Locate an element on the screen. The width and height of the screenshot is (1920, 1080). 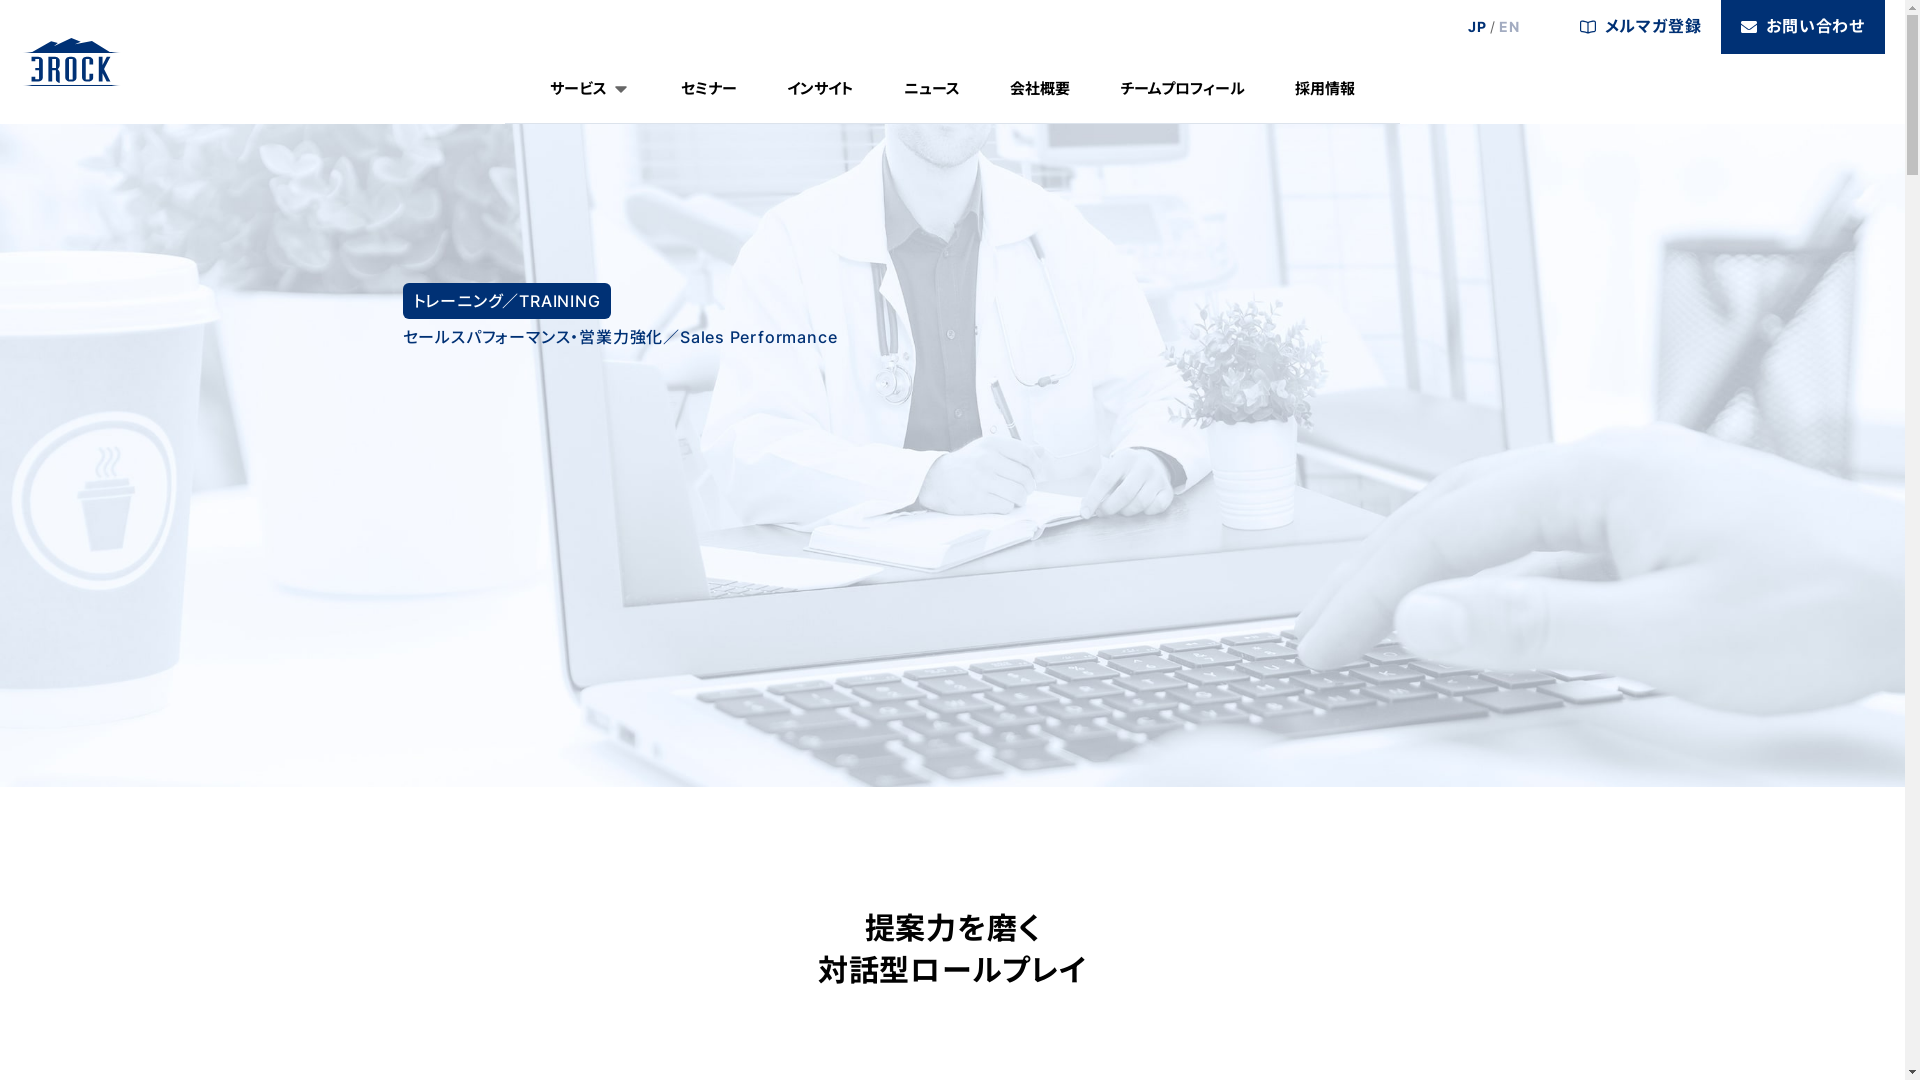
'EN' is located at coordinates (1509, 27).